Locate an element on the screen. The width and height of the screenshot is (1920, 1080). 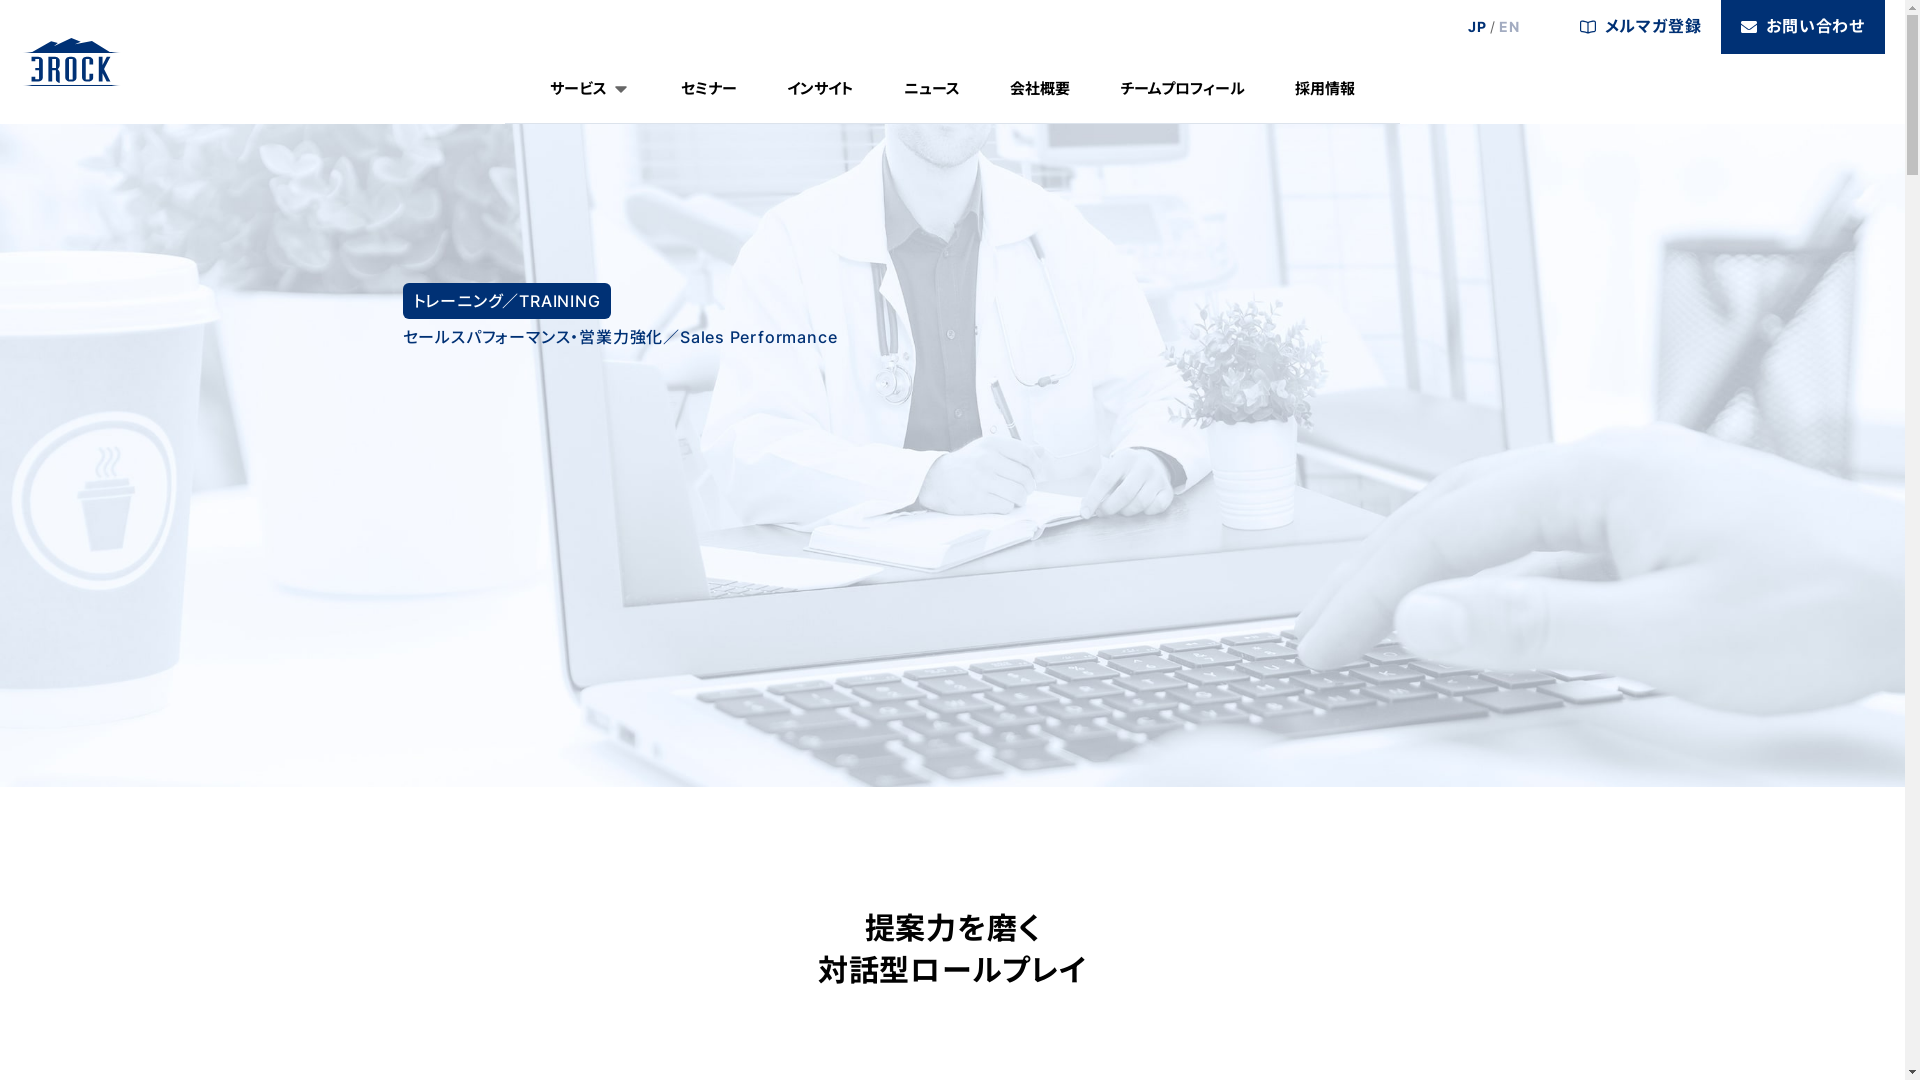
'EN' is located at coordinates (1509, 27).